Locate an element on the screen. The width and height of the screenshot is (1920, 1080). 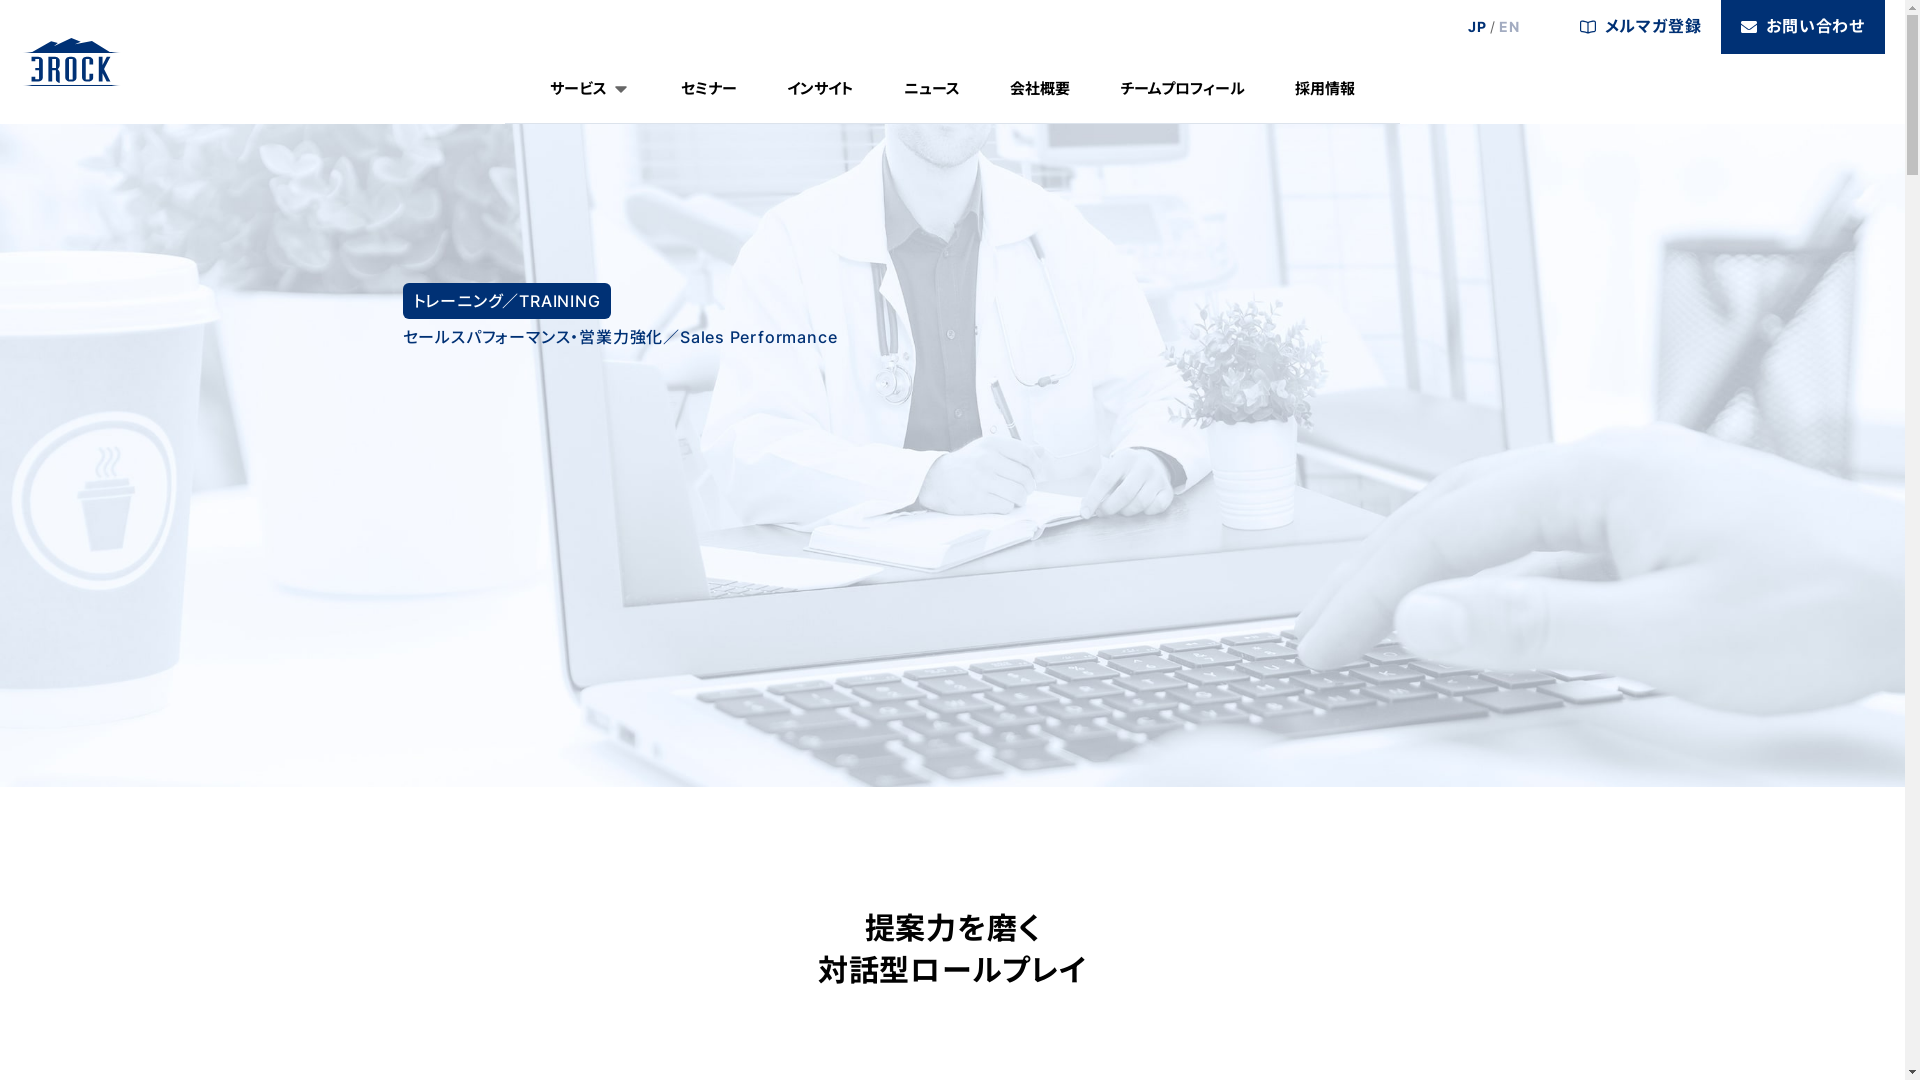
'EN' is located at coordinates (1509, 27).